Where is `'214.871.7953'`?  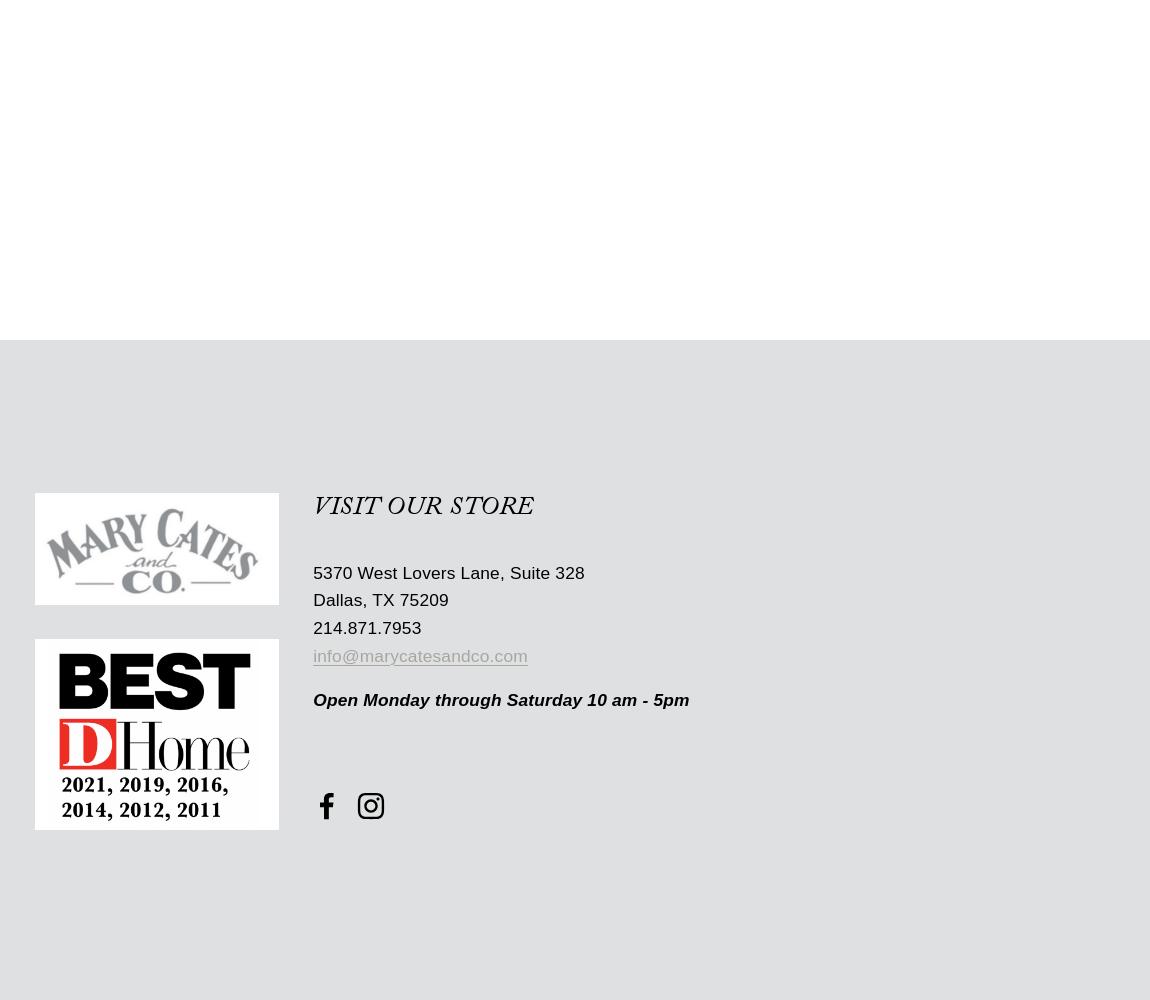 '214.871.7953' is located at coordinates (366, 628).